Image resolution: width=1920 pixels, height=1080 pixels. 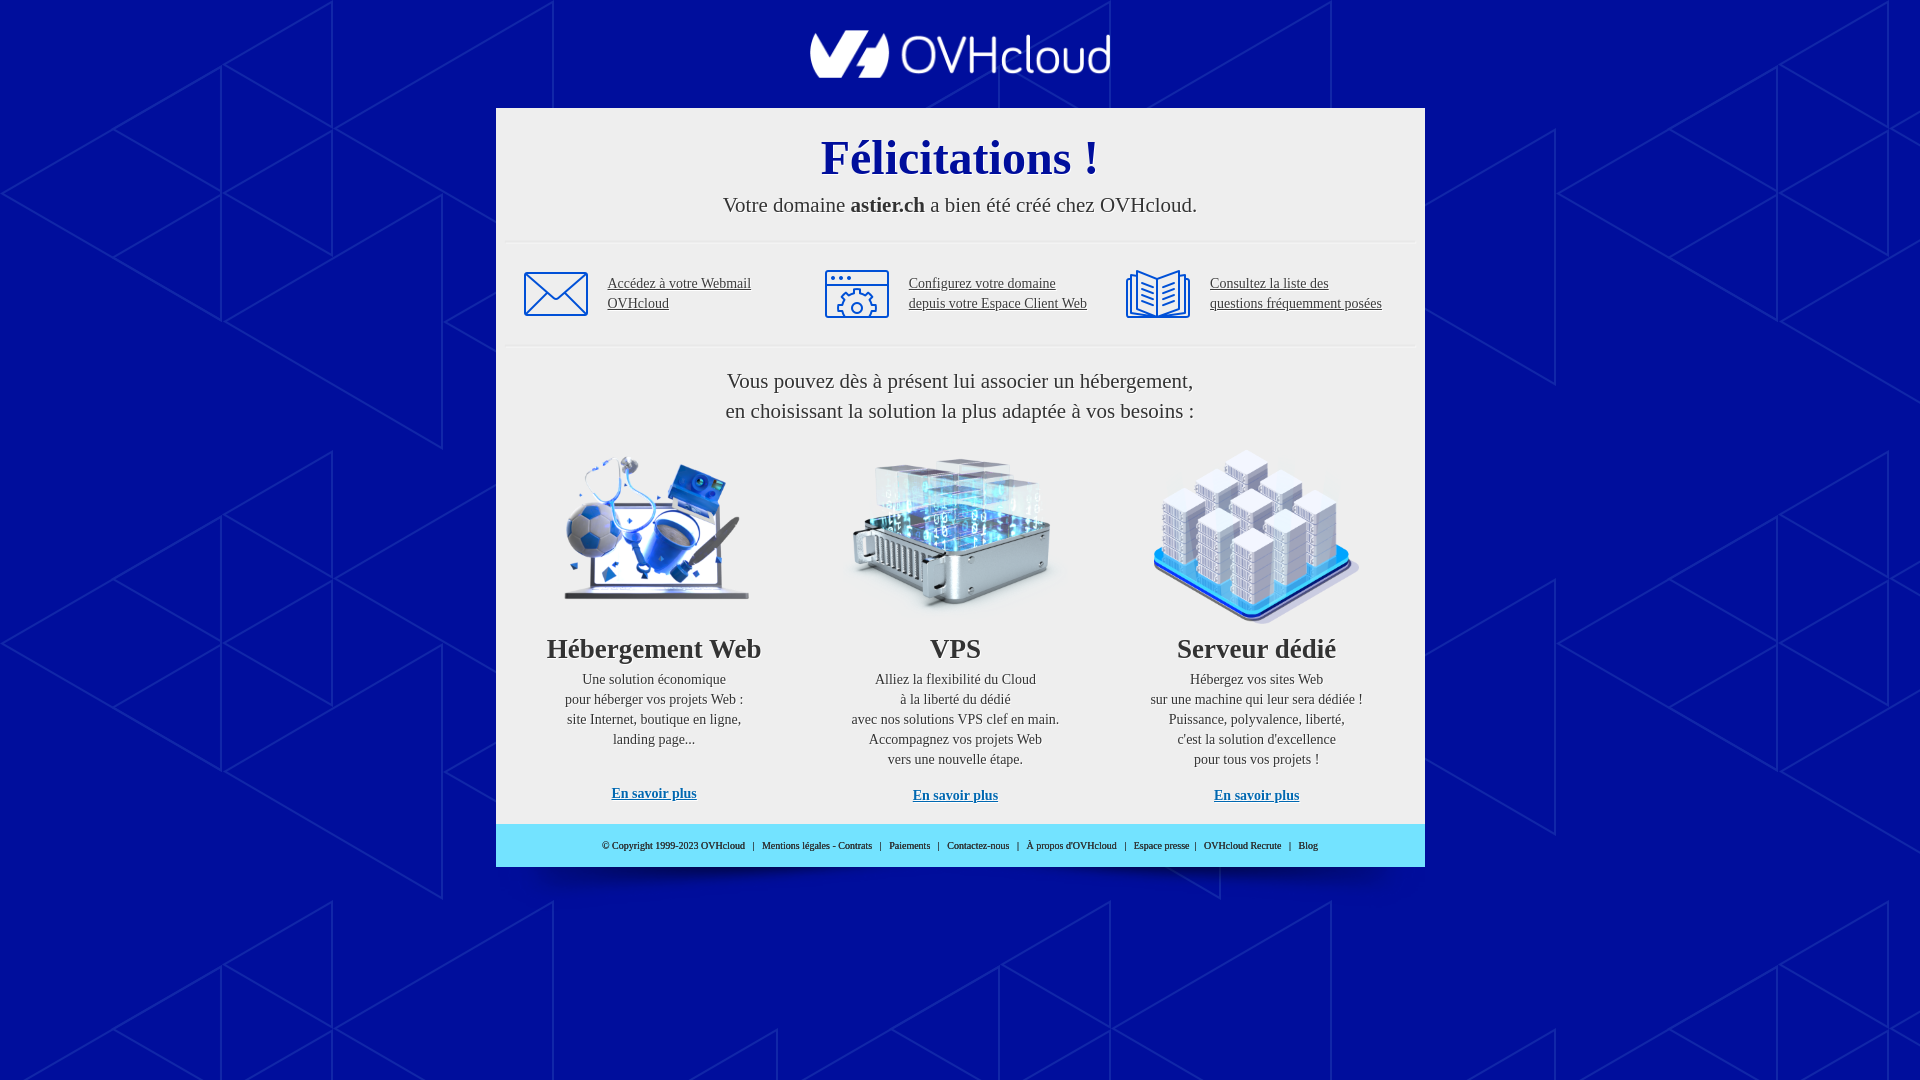 I want to click on 'OVHcloud Recrute', so click(x=1241, y=845).